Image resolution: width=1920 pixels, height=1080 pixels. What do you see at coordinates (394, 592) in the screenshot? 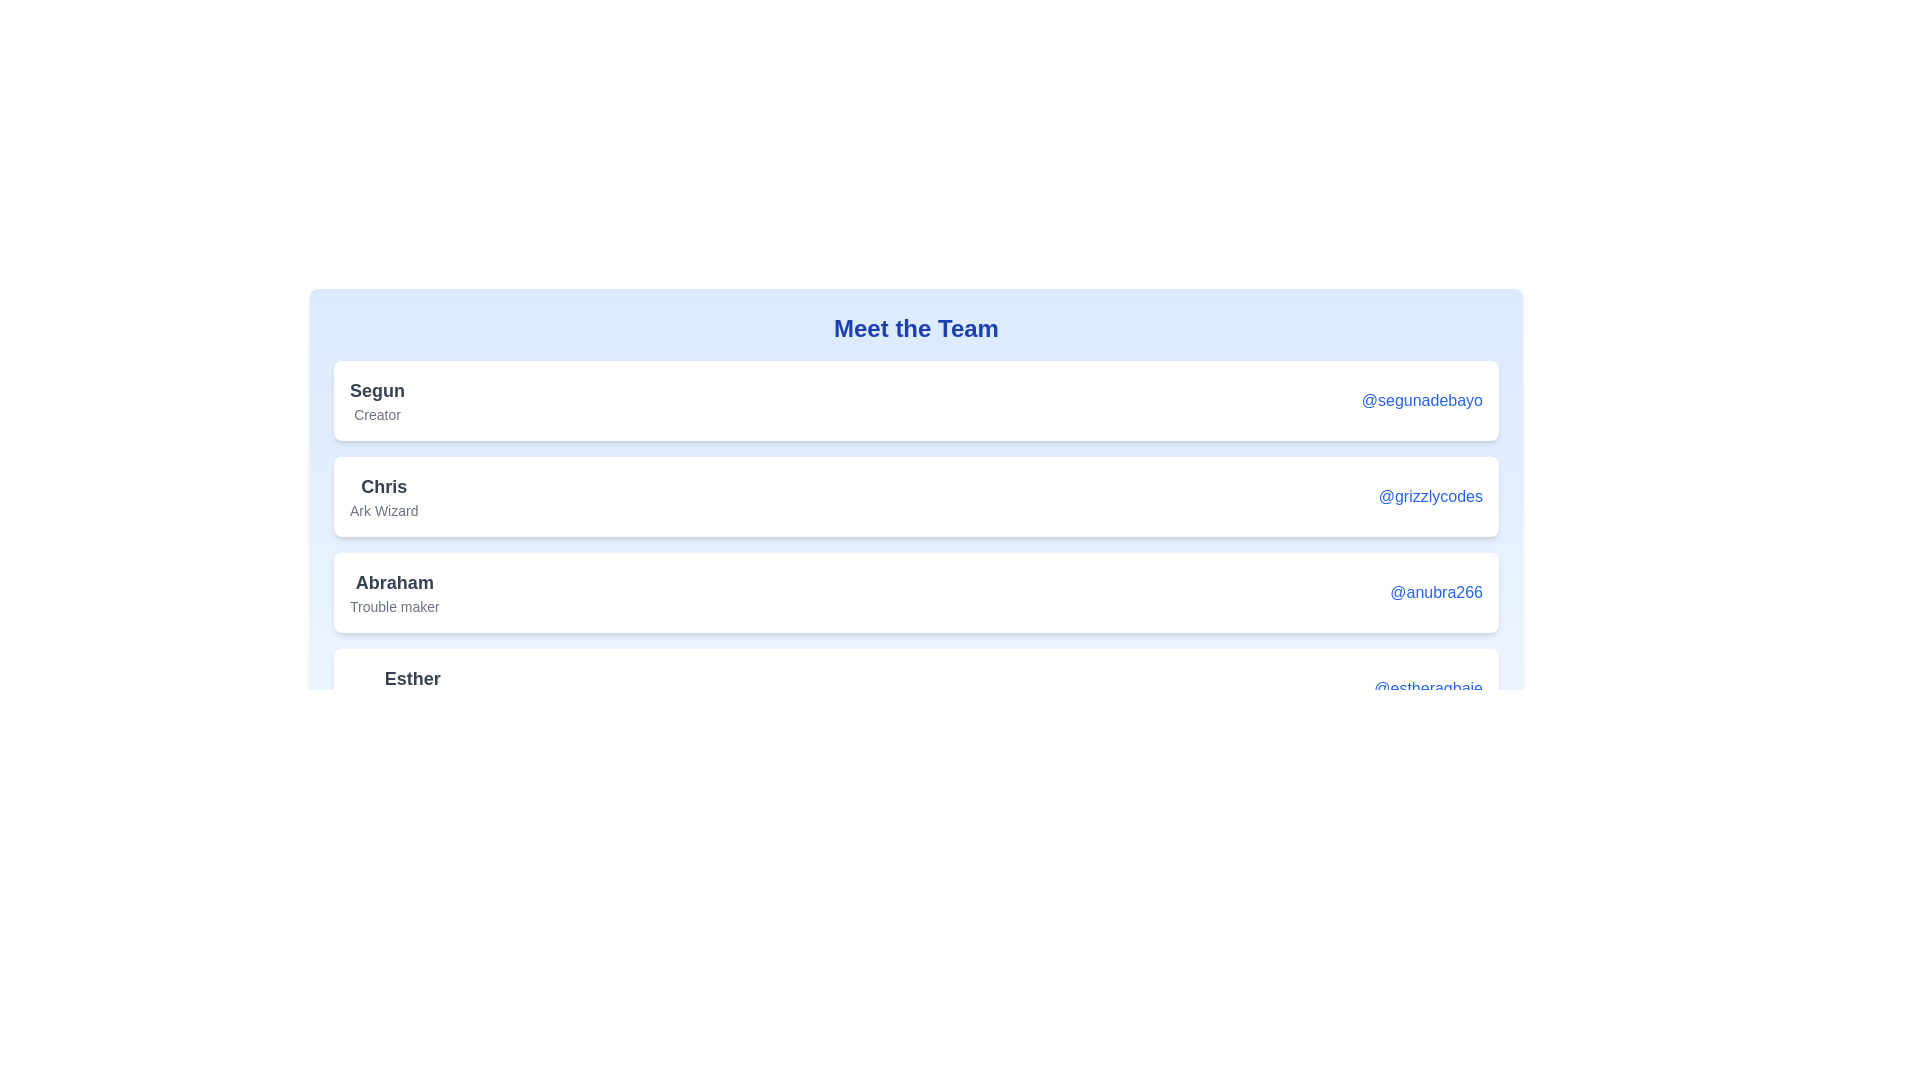
I see `textual label displaying the name 'Abraham' and the title 'Trouble maker' which is located on the left side of a white card in the middle of the interface` at bounding box center [394, 592].